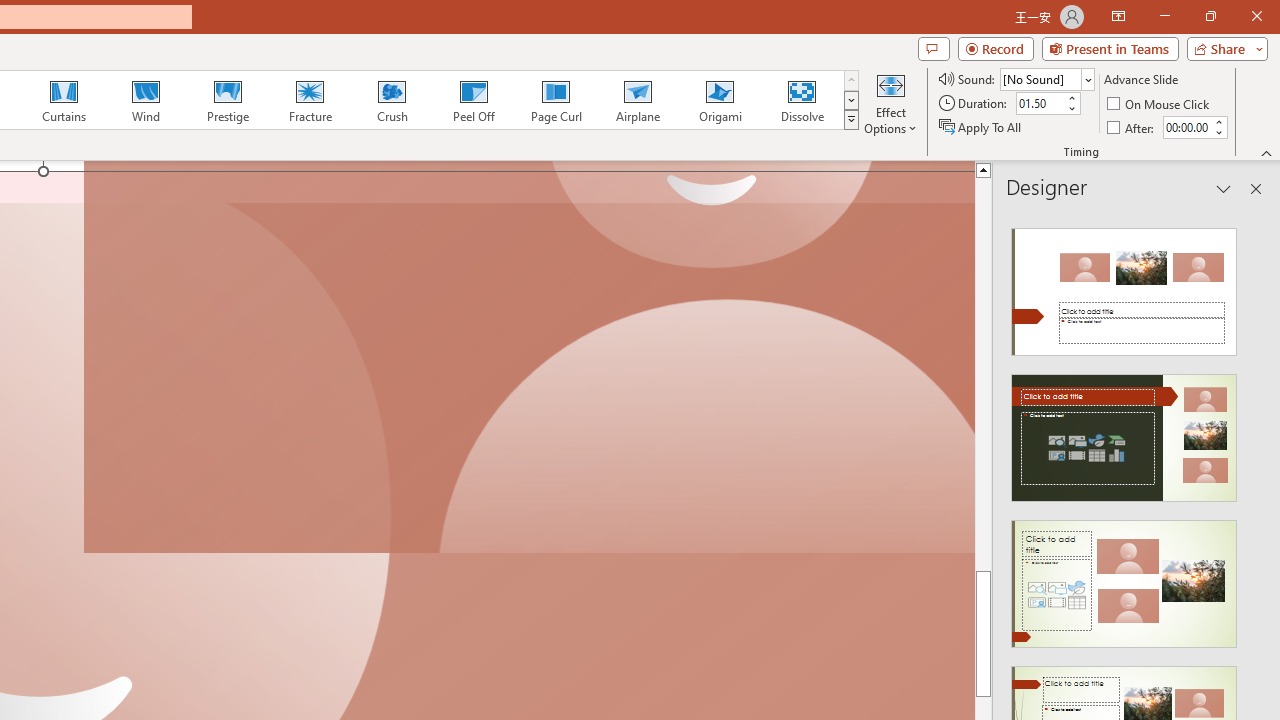 This screenshot has width=1280, height=720. Describe the element at coordinates (64, 100) in the screenshot. I see `'Curtains'` at that location.